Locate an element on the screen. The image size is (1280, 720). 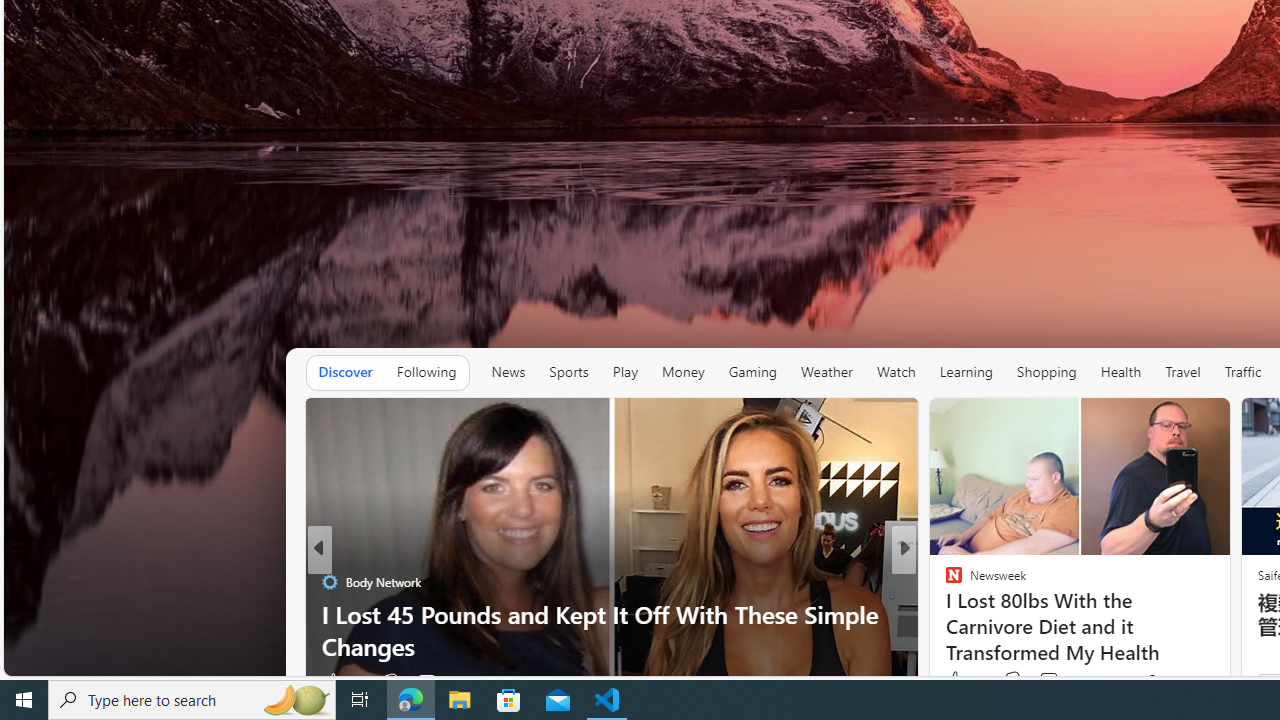
'383 Like' is located at coordinates (964, 679).